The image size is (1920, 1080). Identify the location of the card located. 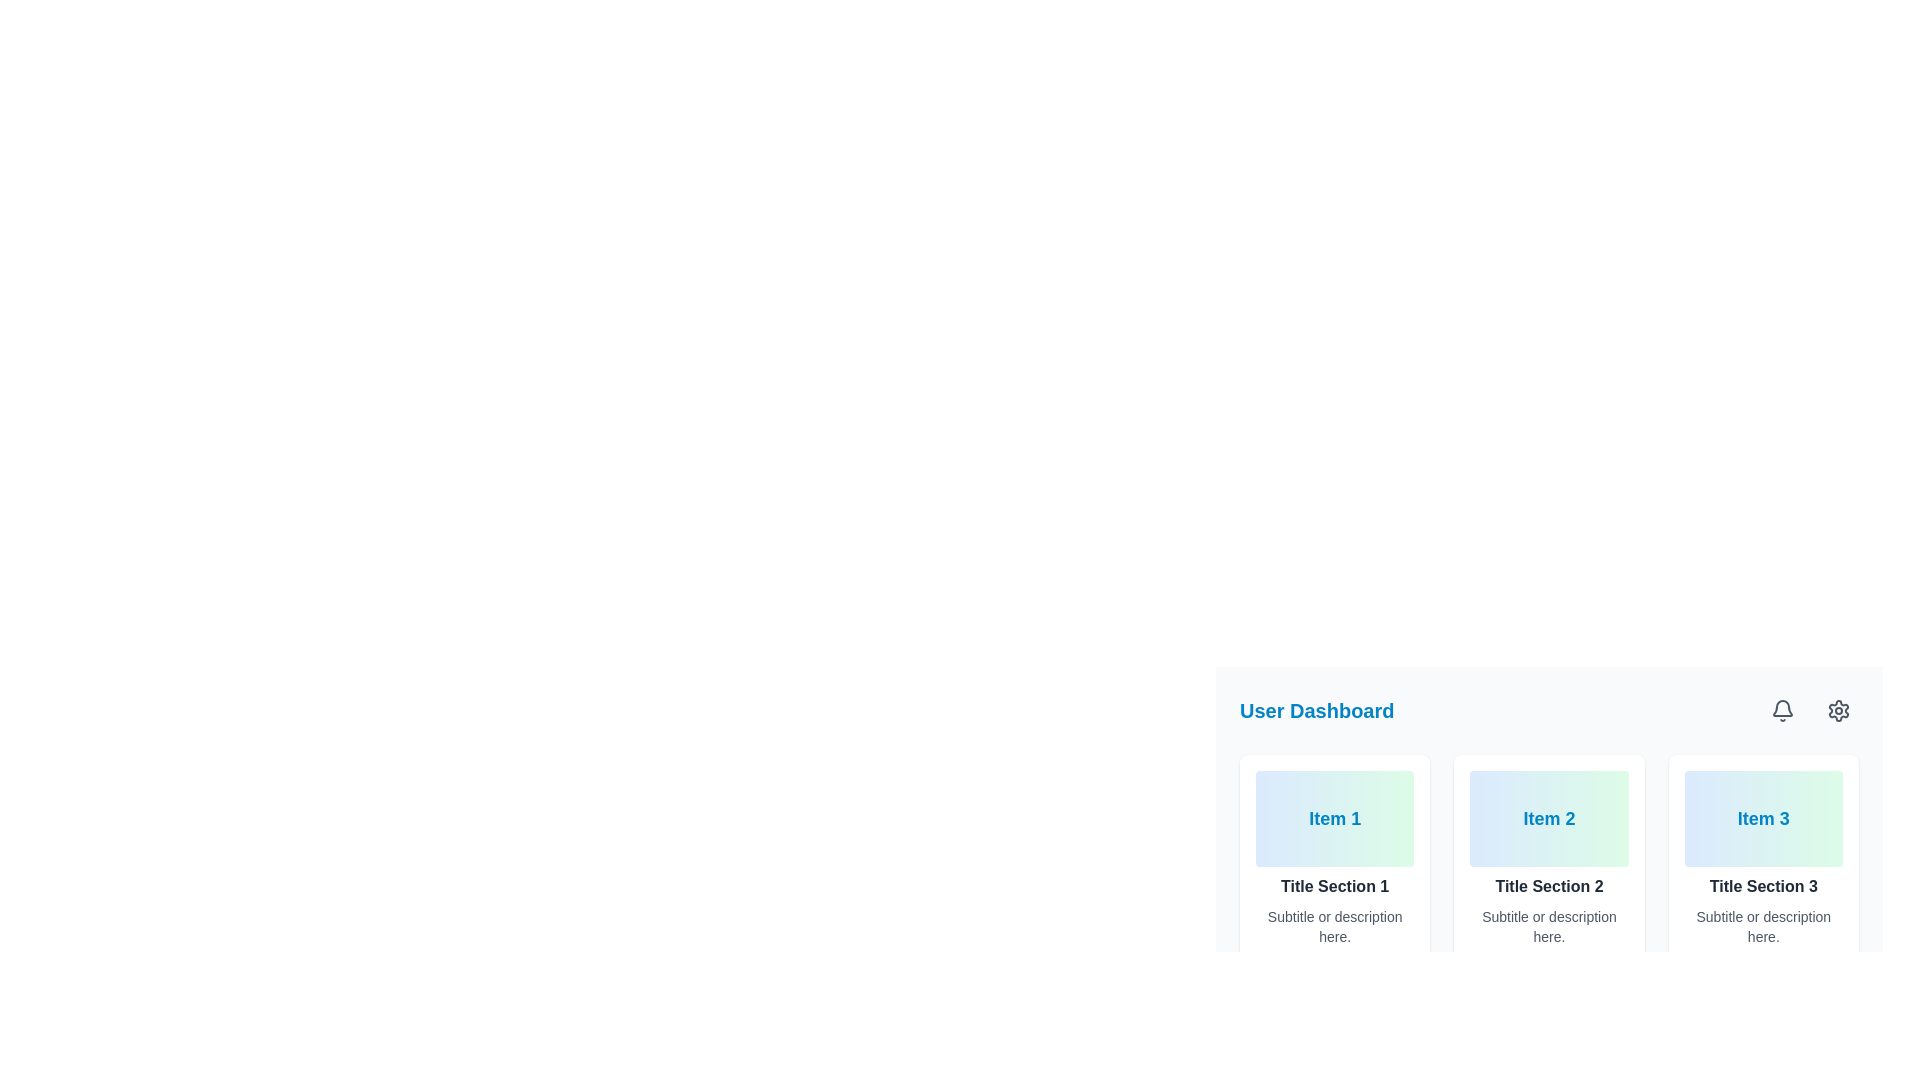
(1763, 858).